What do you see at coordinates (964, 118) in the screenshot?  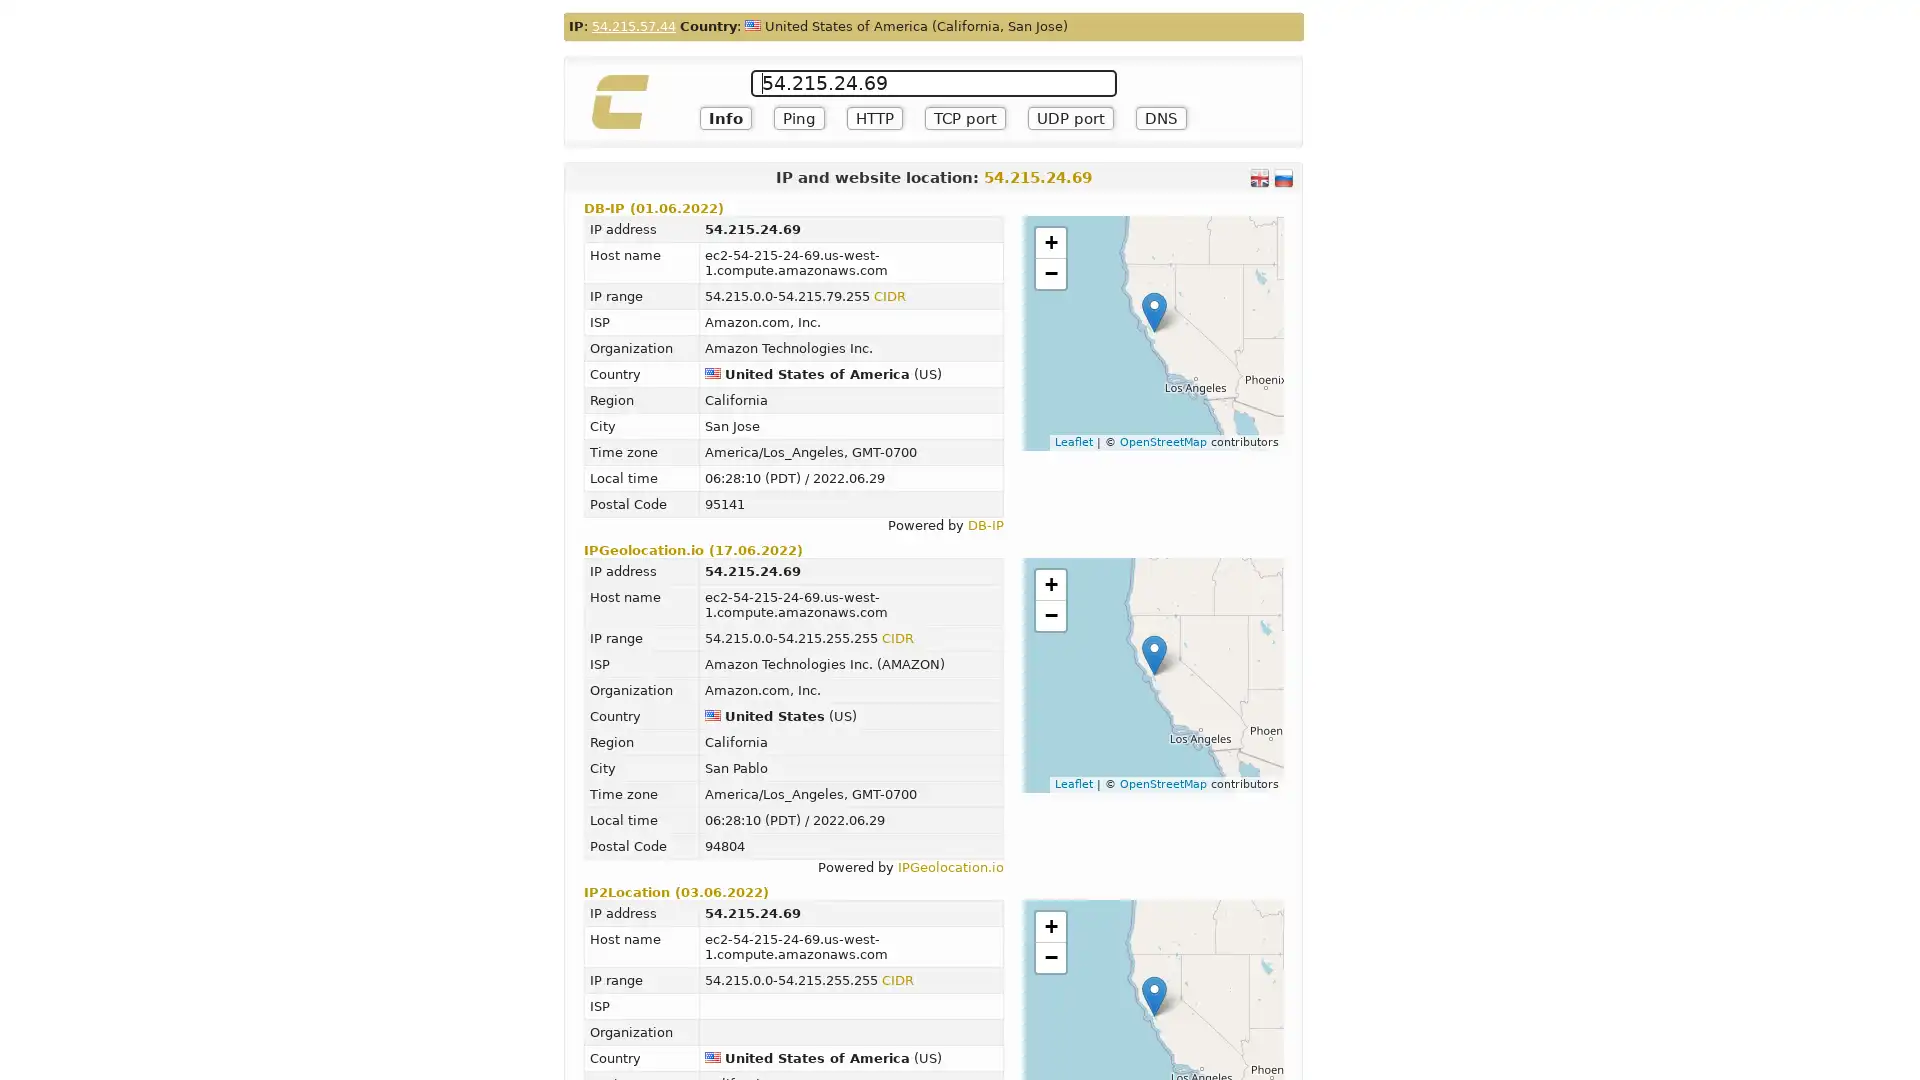 I see `TCP port` at bounding box center [964, 118].